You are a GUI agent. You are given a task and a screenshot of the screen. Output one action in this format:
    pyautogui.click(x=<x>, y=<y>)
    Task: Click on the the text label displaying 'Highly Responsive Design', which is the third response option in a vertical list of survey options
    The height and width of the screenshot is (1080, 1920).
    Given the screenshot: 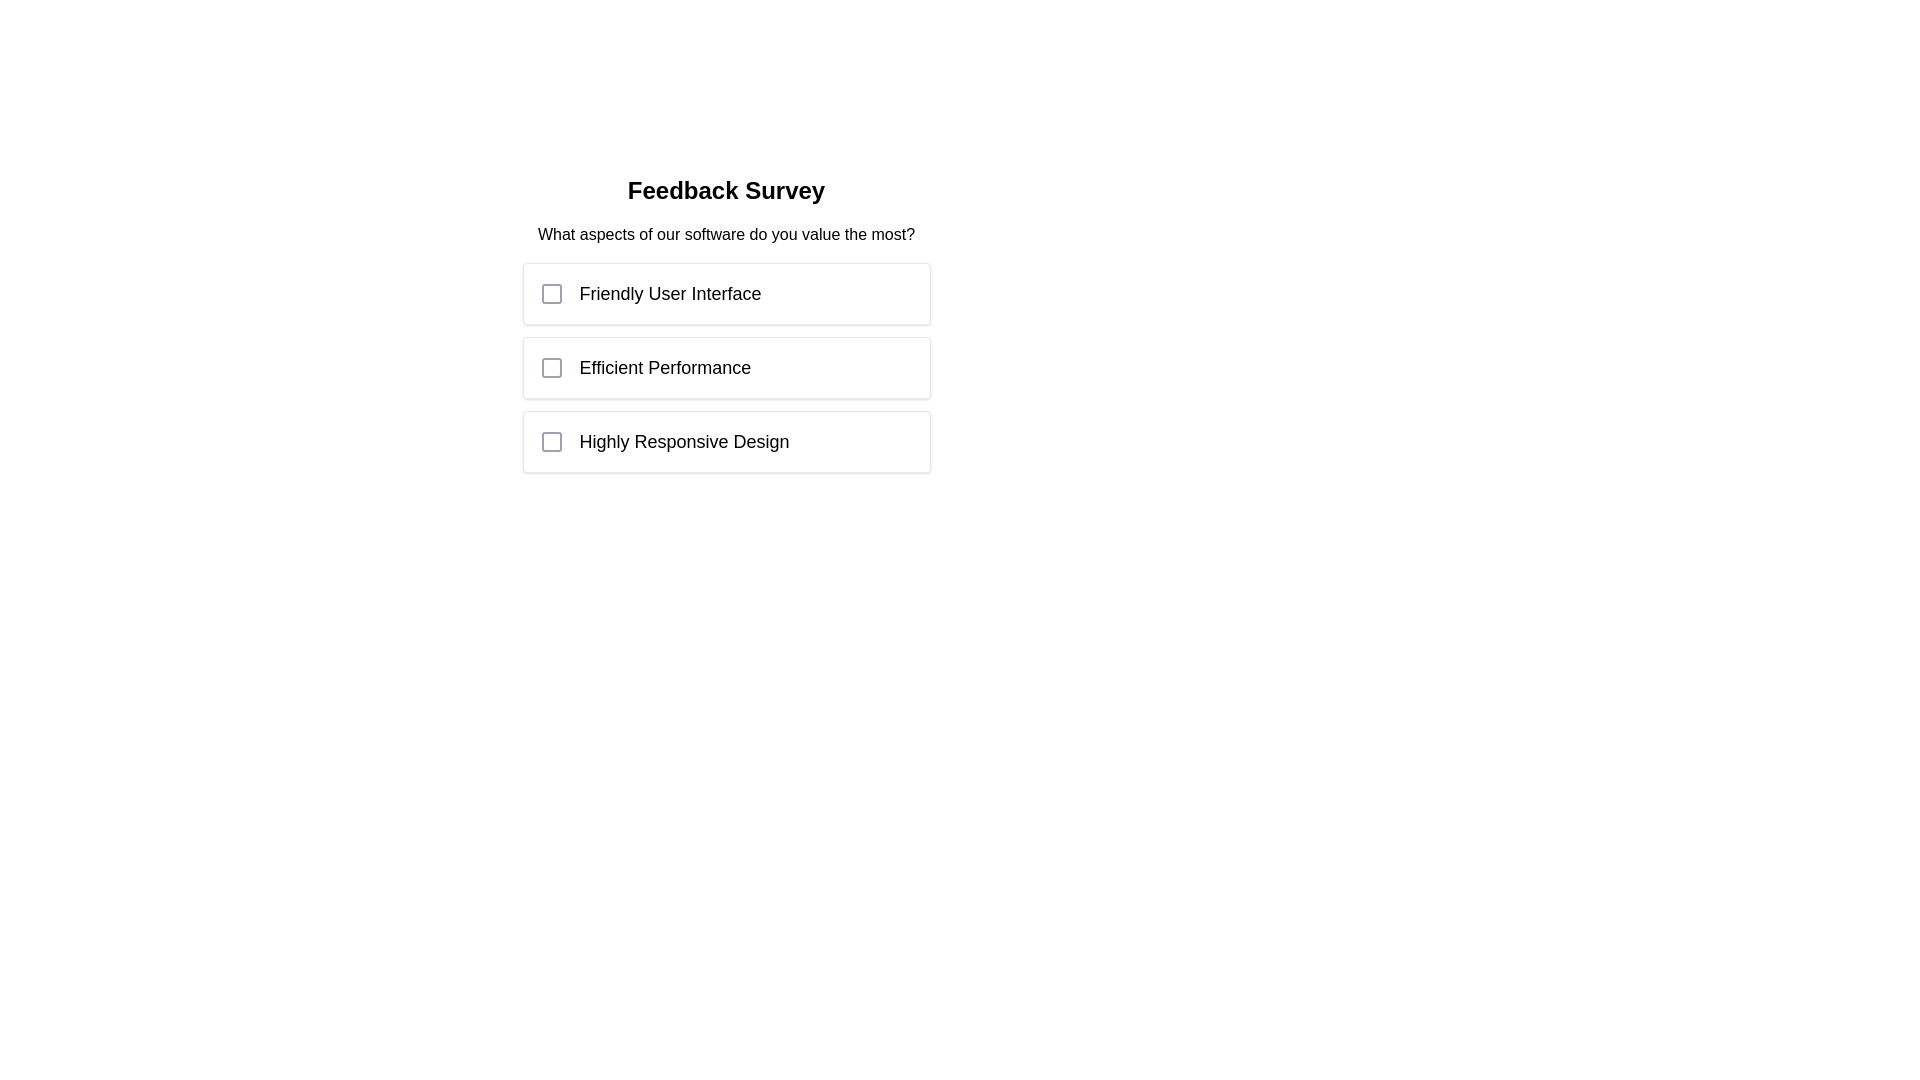 What is the action you would take?
    pyautogui.click(x=684, y=441)
    